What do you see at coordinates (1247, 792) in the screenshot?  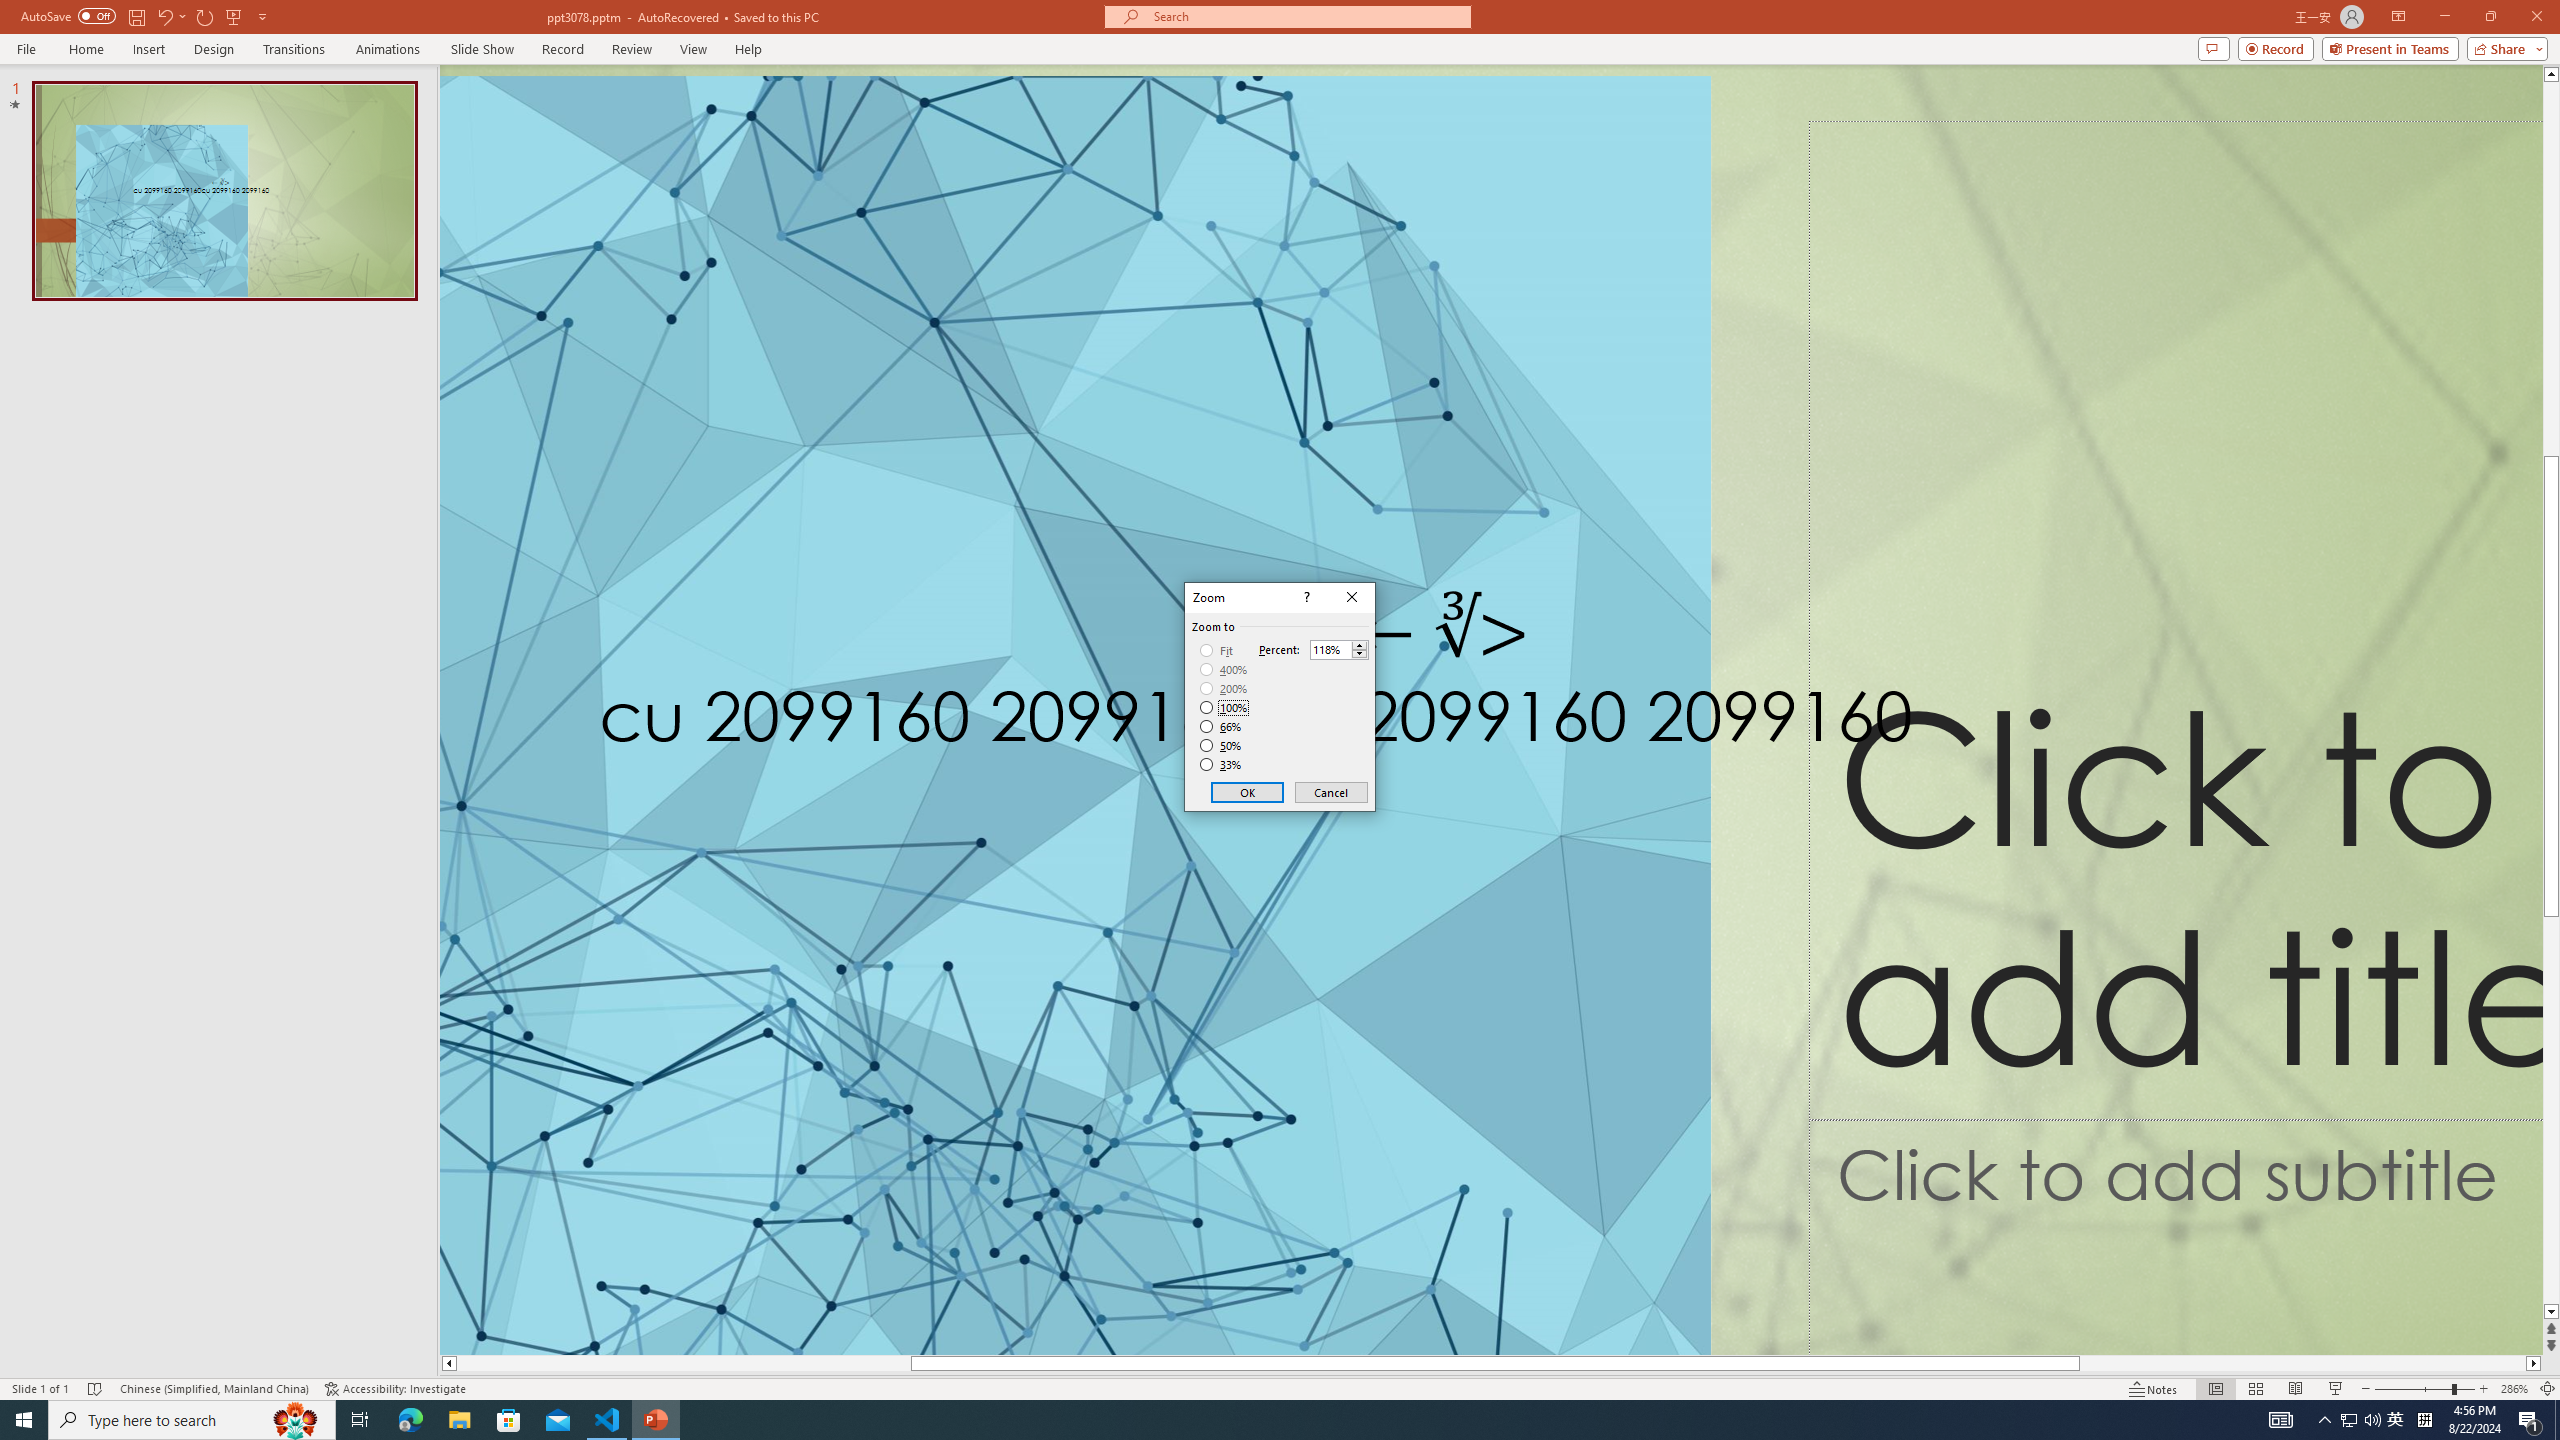 I see `'OK'` at bounding box center [1247, 792].